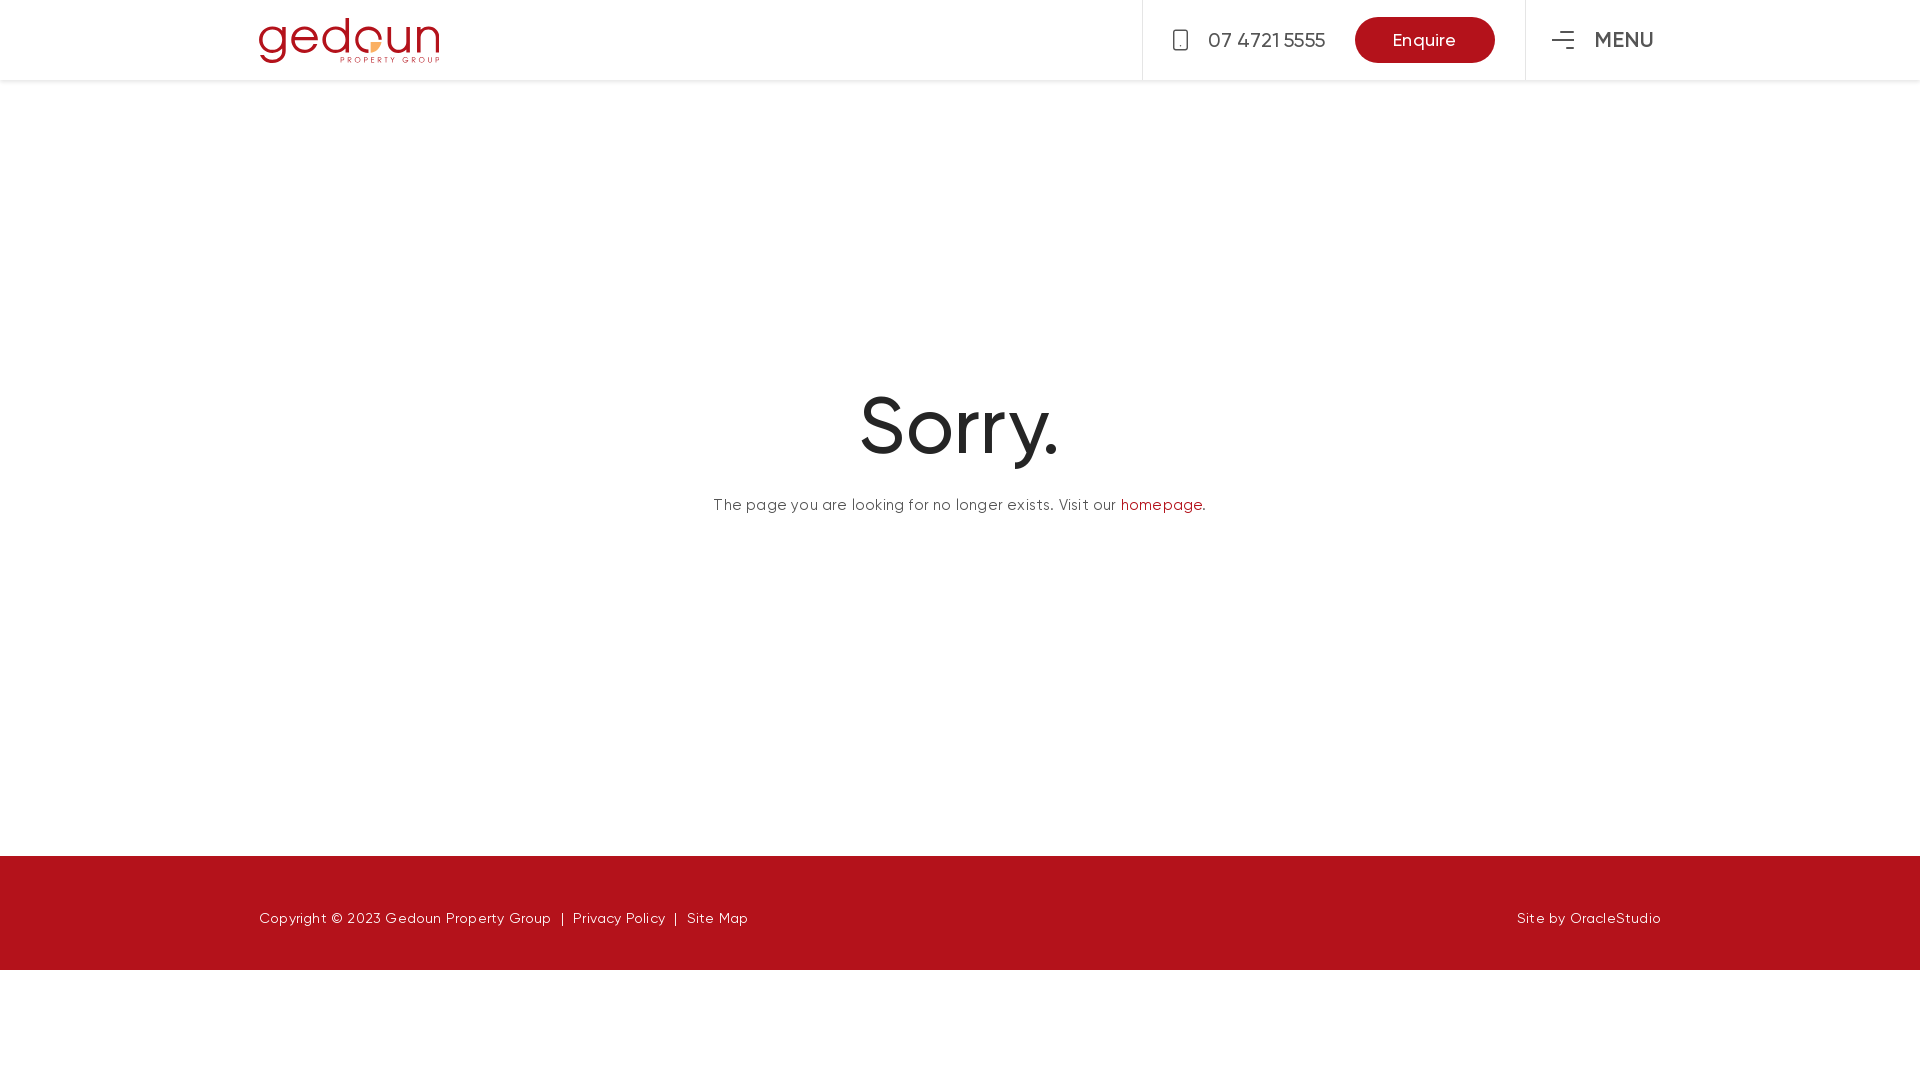 This screenshot has width=1920, height=1080. What do you see at coordinates (1603, 39) in the screenshot?
I see `'MENU'` at bounding box center [1603, 39].